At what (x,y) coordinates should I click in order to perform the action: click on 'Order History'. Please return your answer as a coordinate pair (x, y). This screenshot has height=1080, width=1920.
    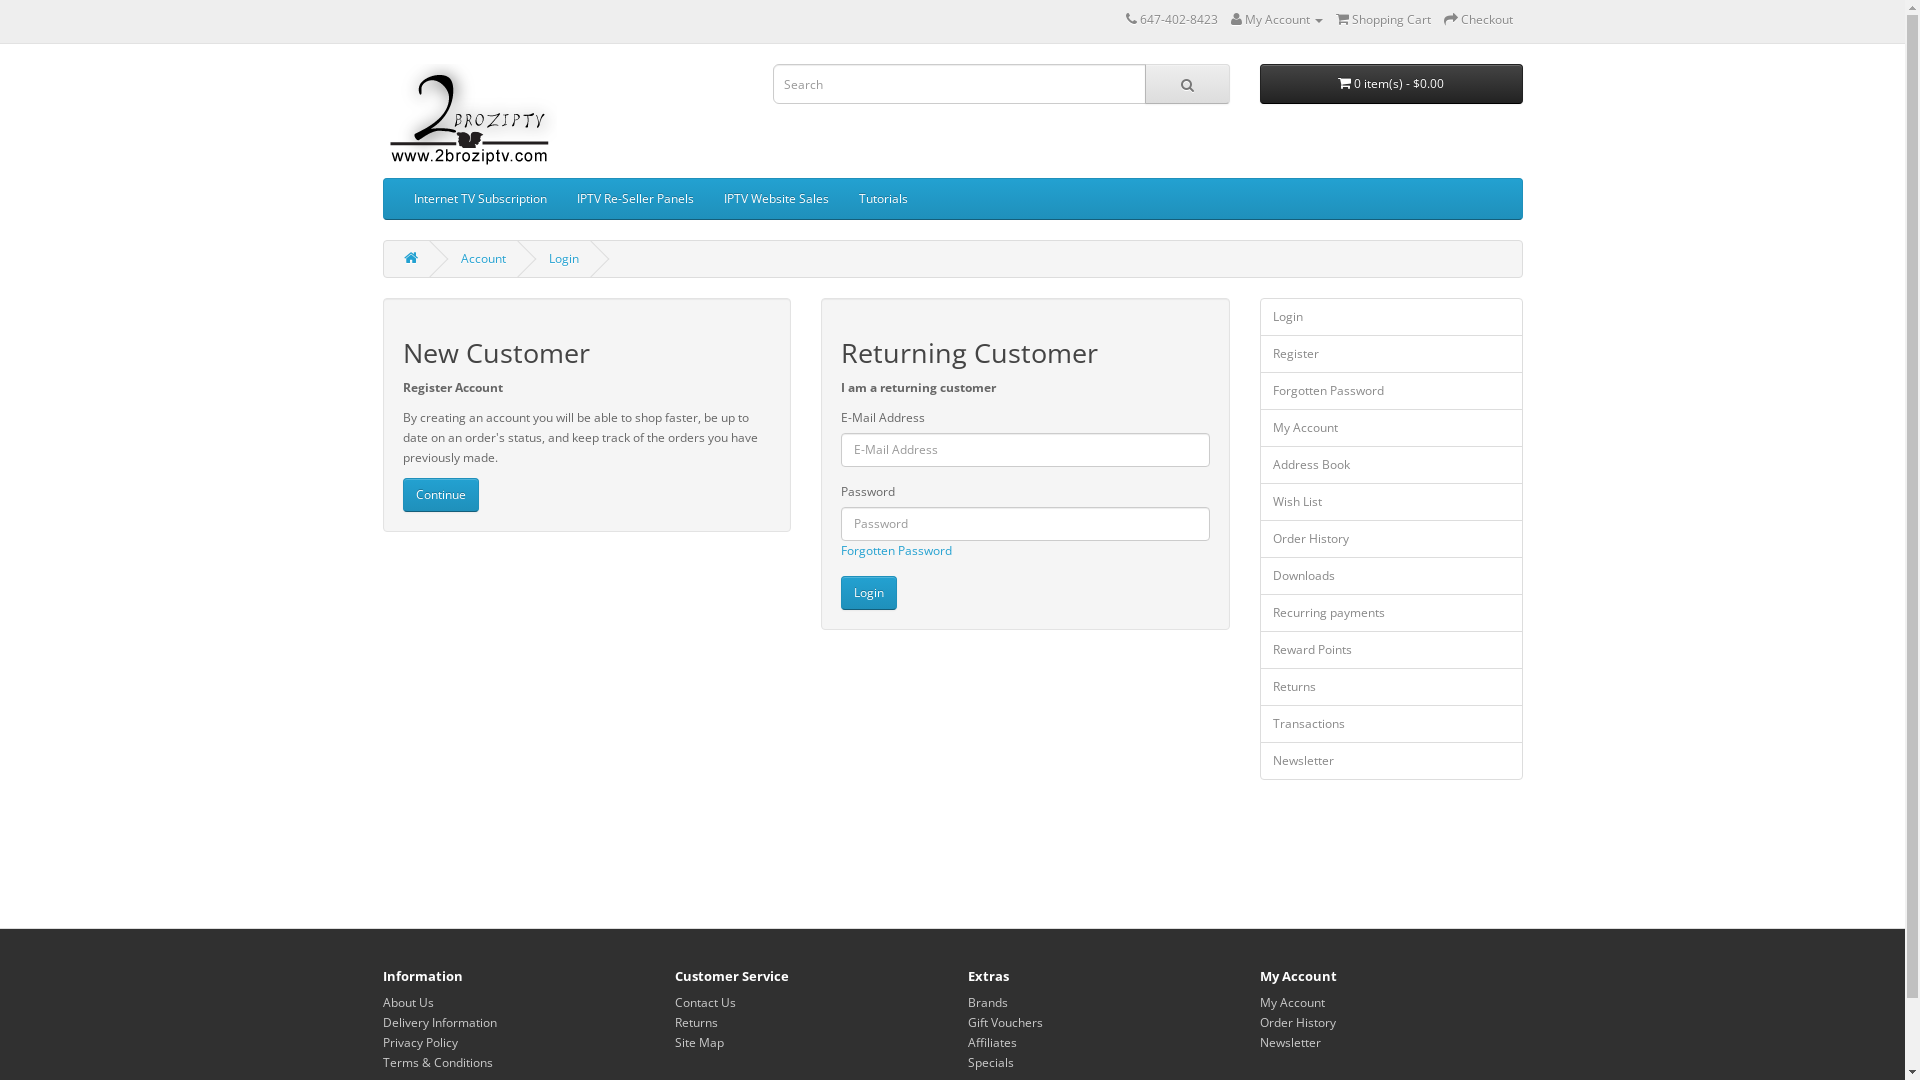
    Looking at the image, I should click on (1390, 538).